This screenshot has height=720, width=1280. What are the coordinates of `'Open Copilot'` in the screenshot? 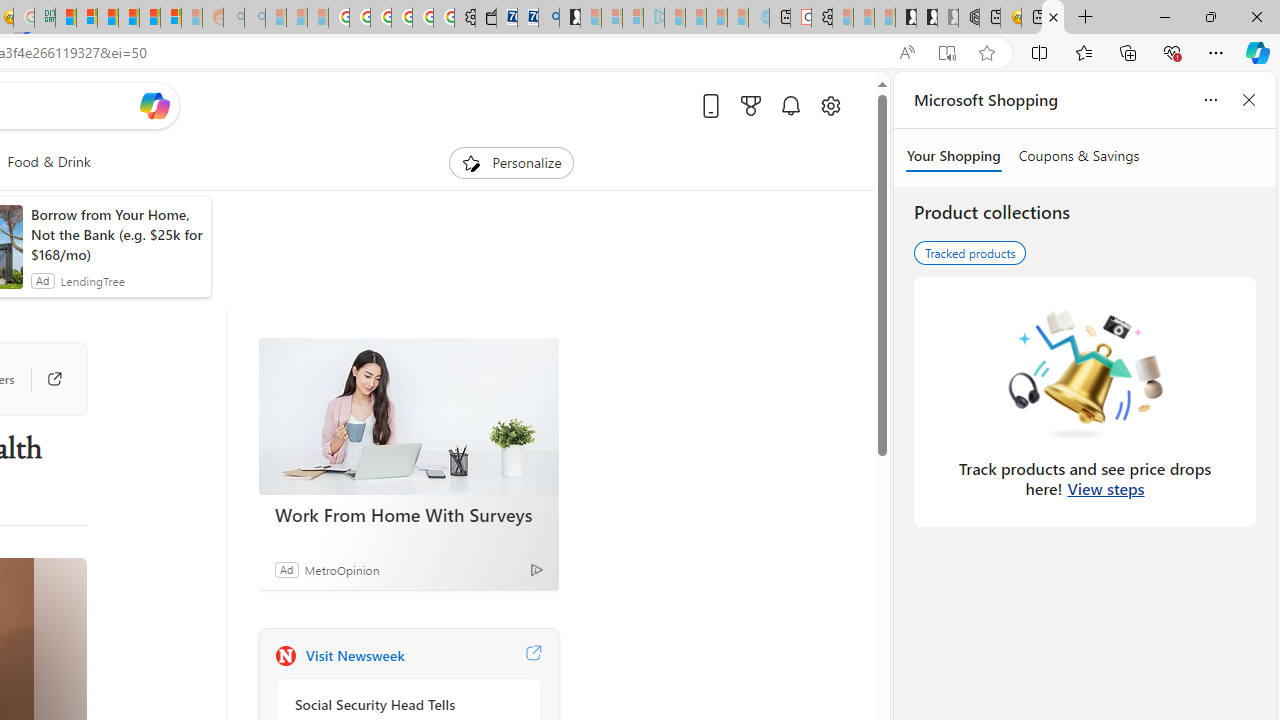 It's located at (154, 105).